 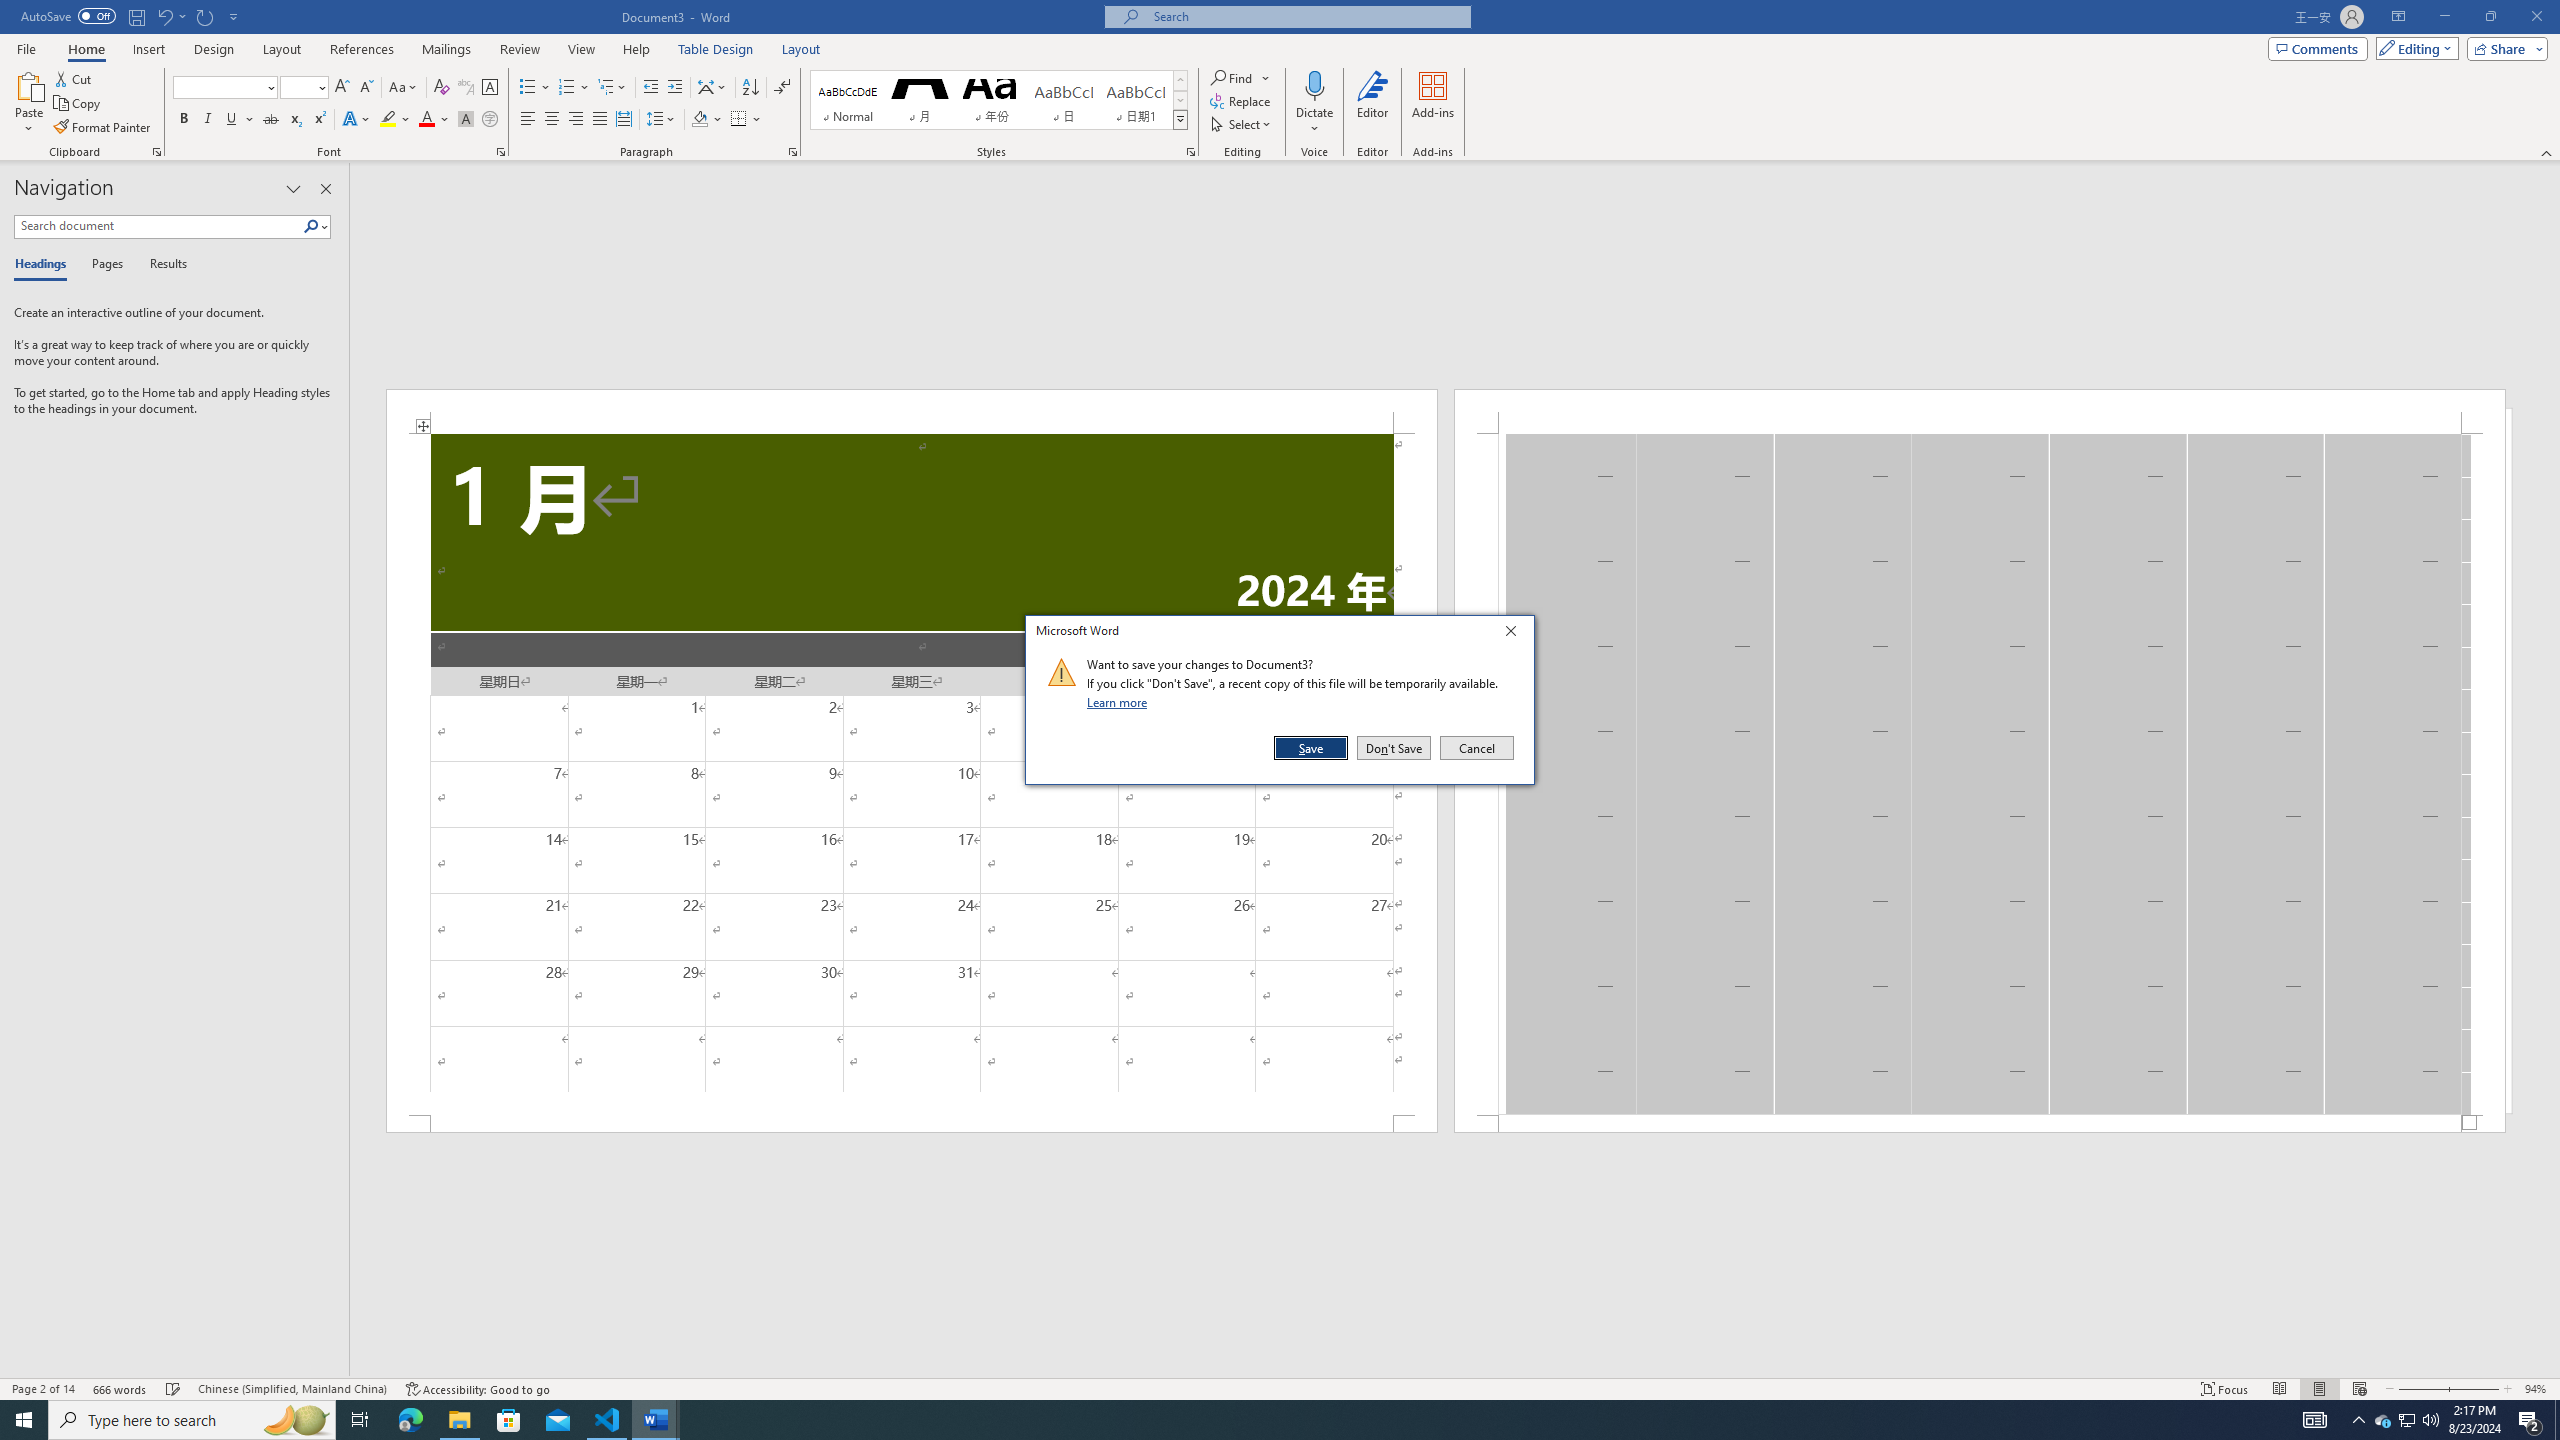 What do you see at coordinates (207, 118) in the screenshot?
I see `'Italic'` at bounding box center [207, 118].